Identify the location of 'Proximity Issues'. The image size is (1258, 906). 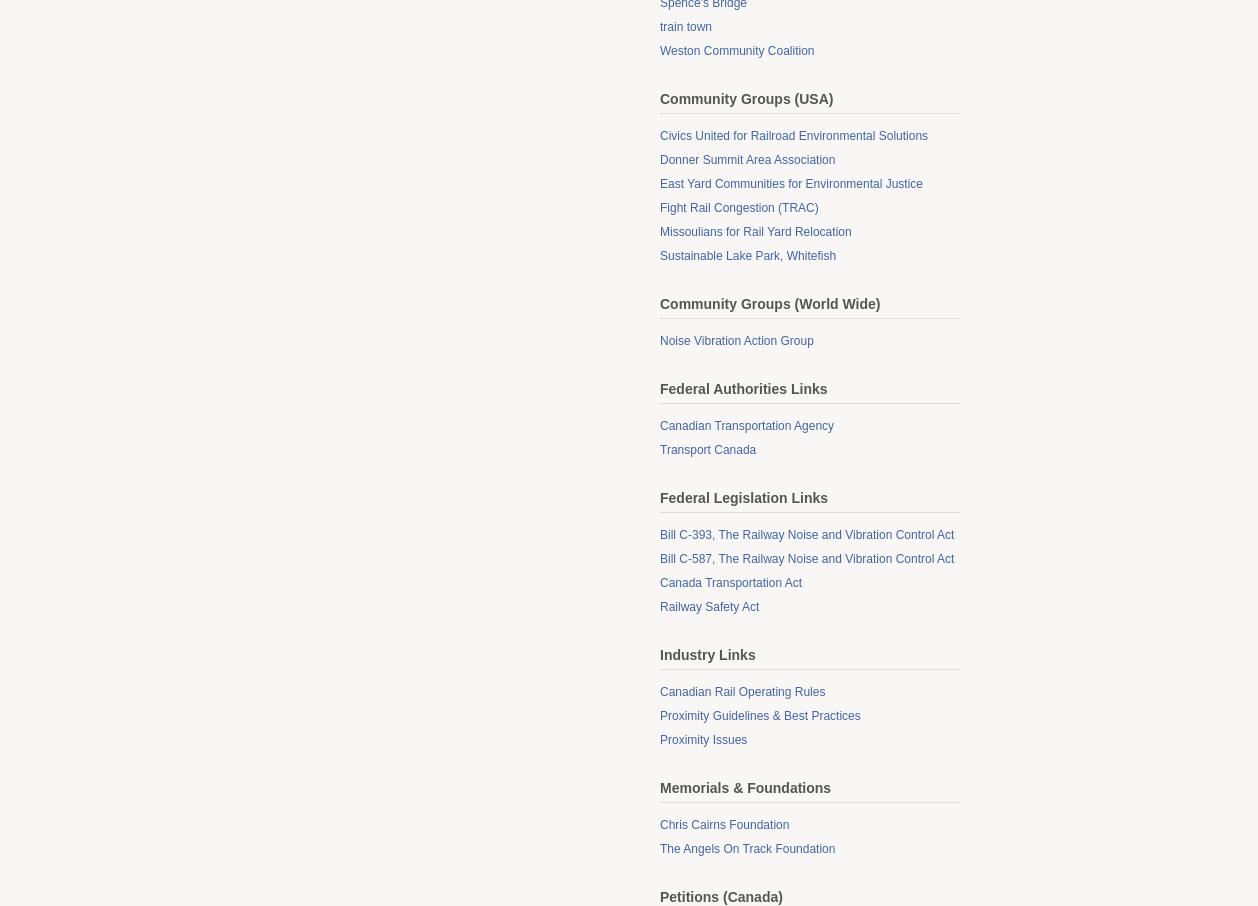
(703, 739).